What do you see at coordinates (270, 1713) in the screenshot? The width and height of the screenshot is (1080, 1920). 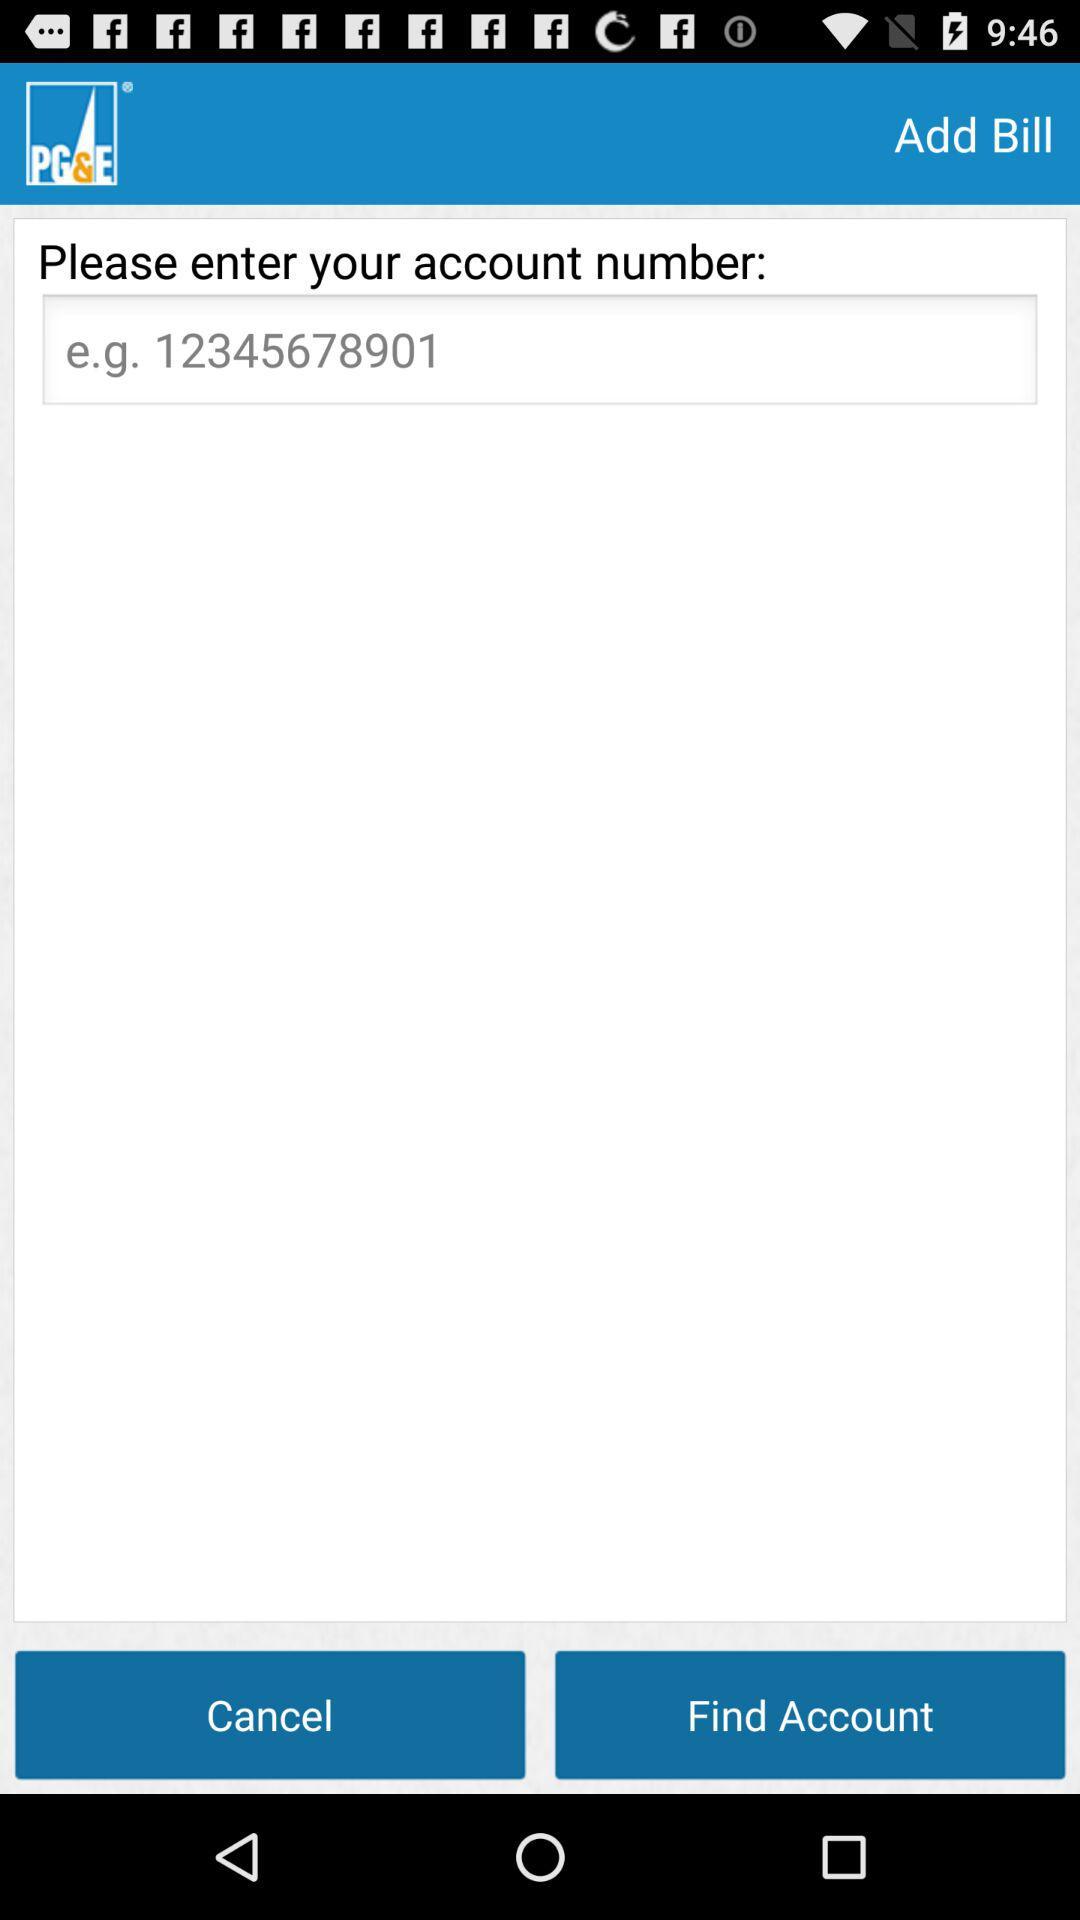 I see `the cancel` at bounding box center [270, 1713].